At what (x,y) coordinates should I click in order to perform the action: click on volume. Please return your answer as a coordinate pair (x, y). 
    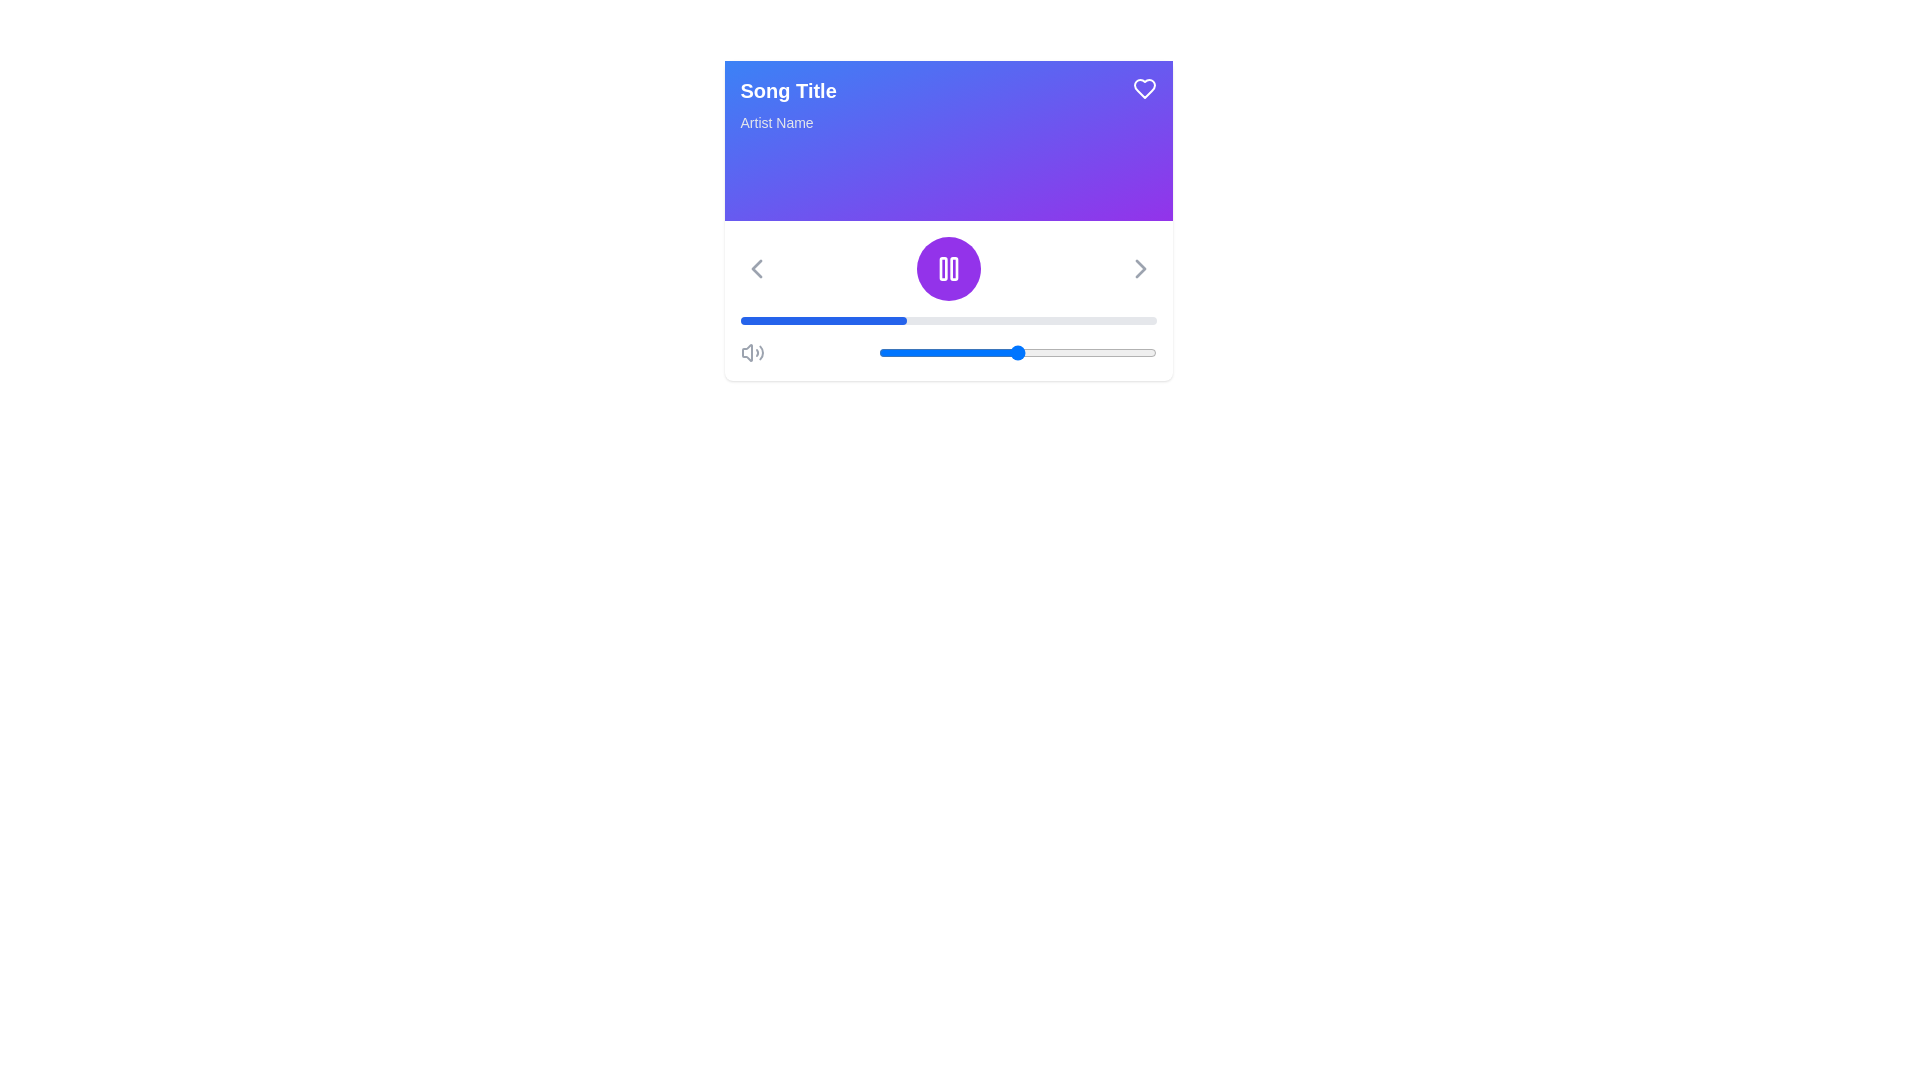
    Looking at the image, I should click on (1072, 352).